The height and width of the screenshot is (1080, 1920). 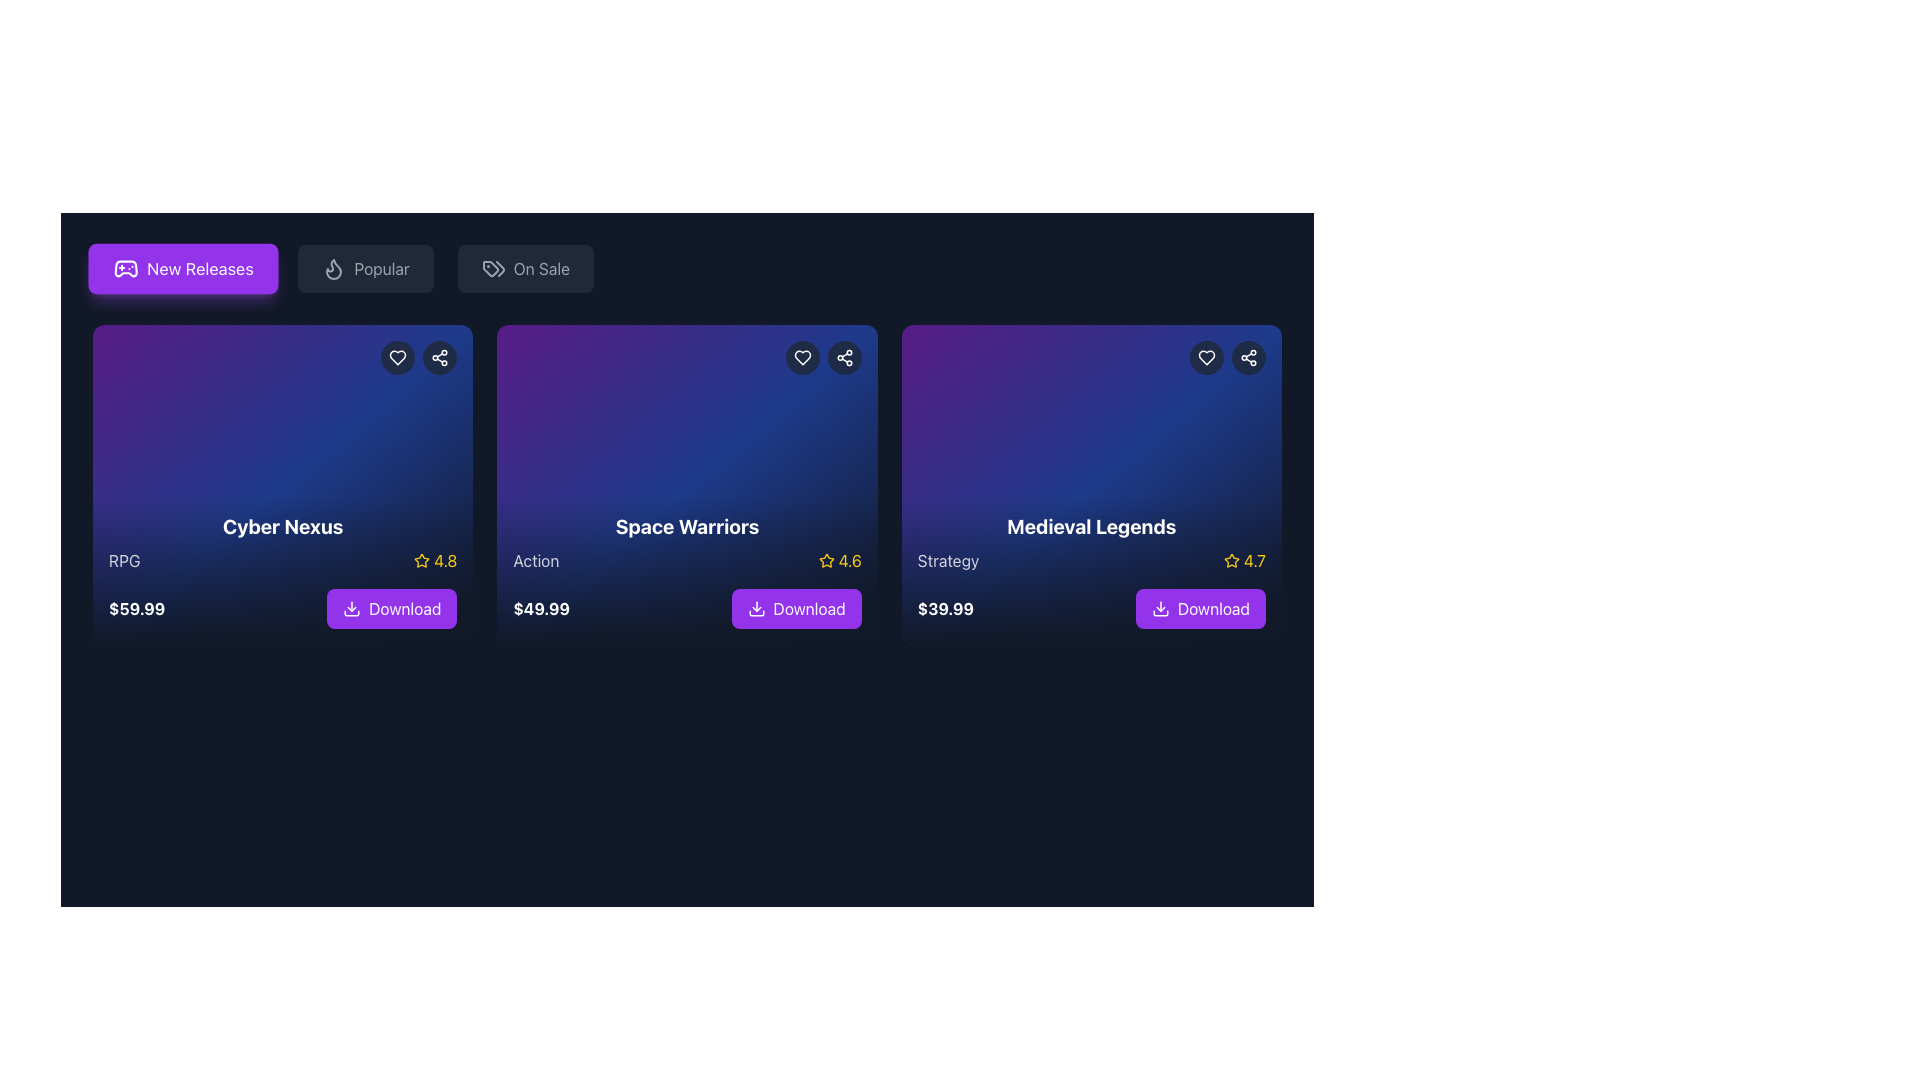 I want to click on the purple 'Download' button containing the downward arrow icon to initiate the download action, so click(x=352, y=608).